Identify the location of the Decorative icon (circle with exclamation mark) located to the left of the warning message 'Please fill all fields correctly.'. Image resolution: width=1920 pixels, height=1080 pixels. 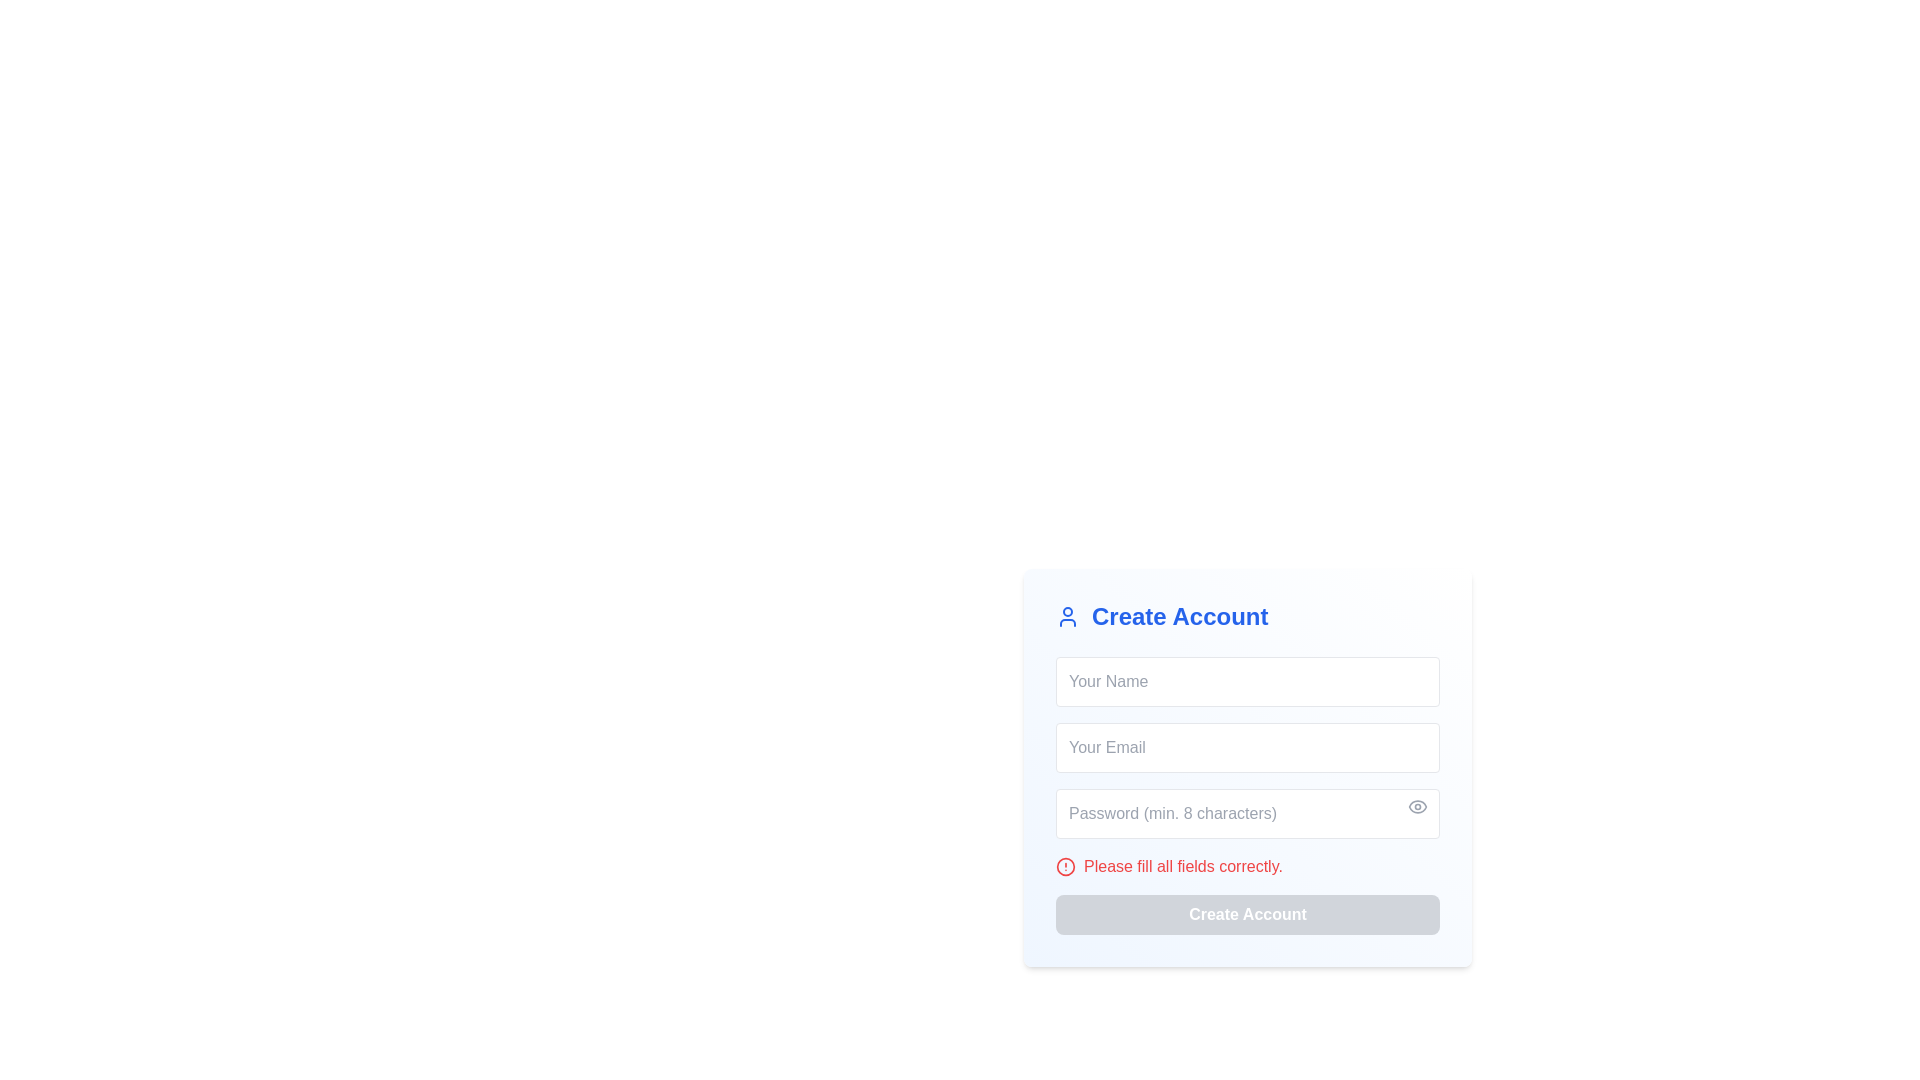
(1064, 866).